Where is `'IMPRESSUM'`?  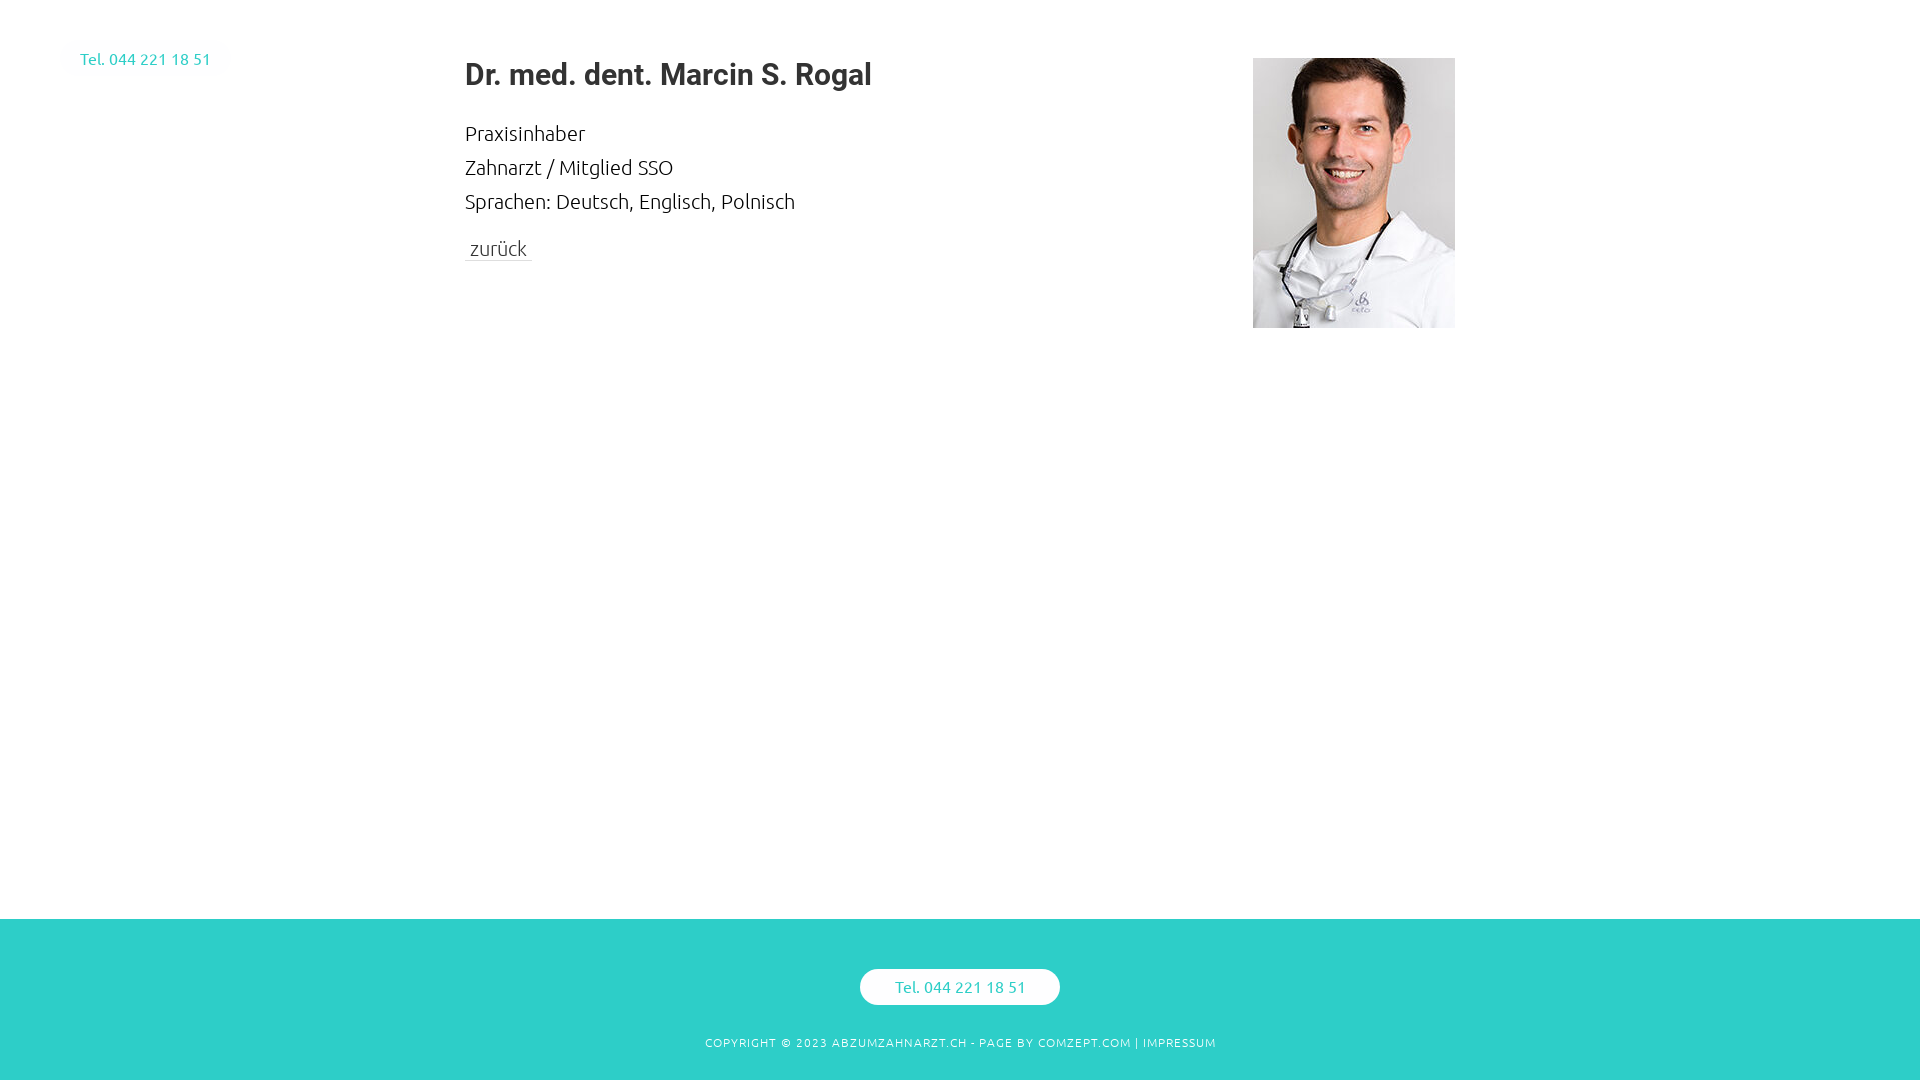 'IMPRESSUM' is located at coordinates (1178, 1040).